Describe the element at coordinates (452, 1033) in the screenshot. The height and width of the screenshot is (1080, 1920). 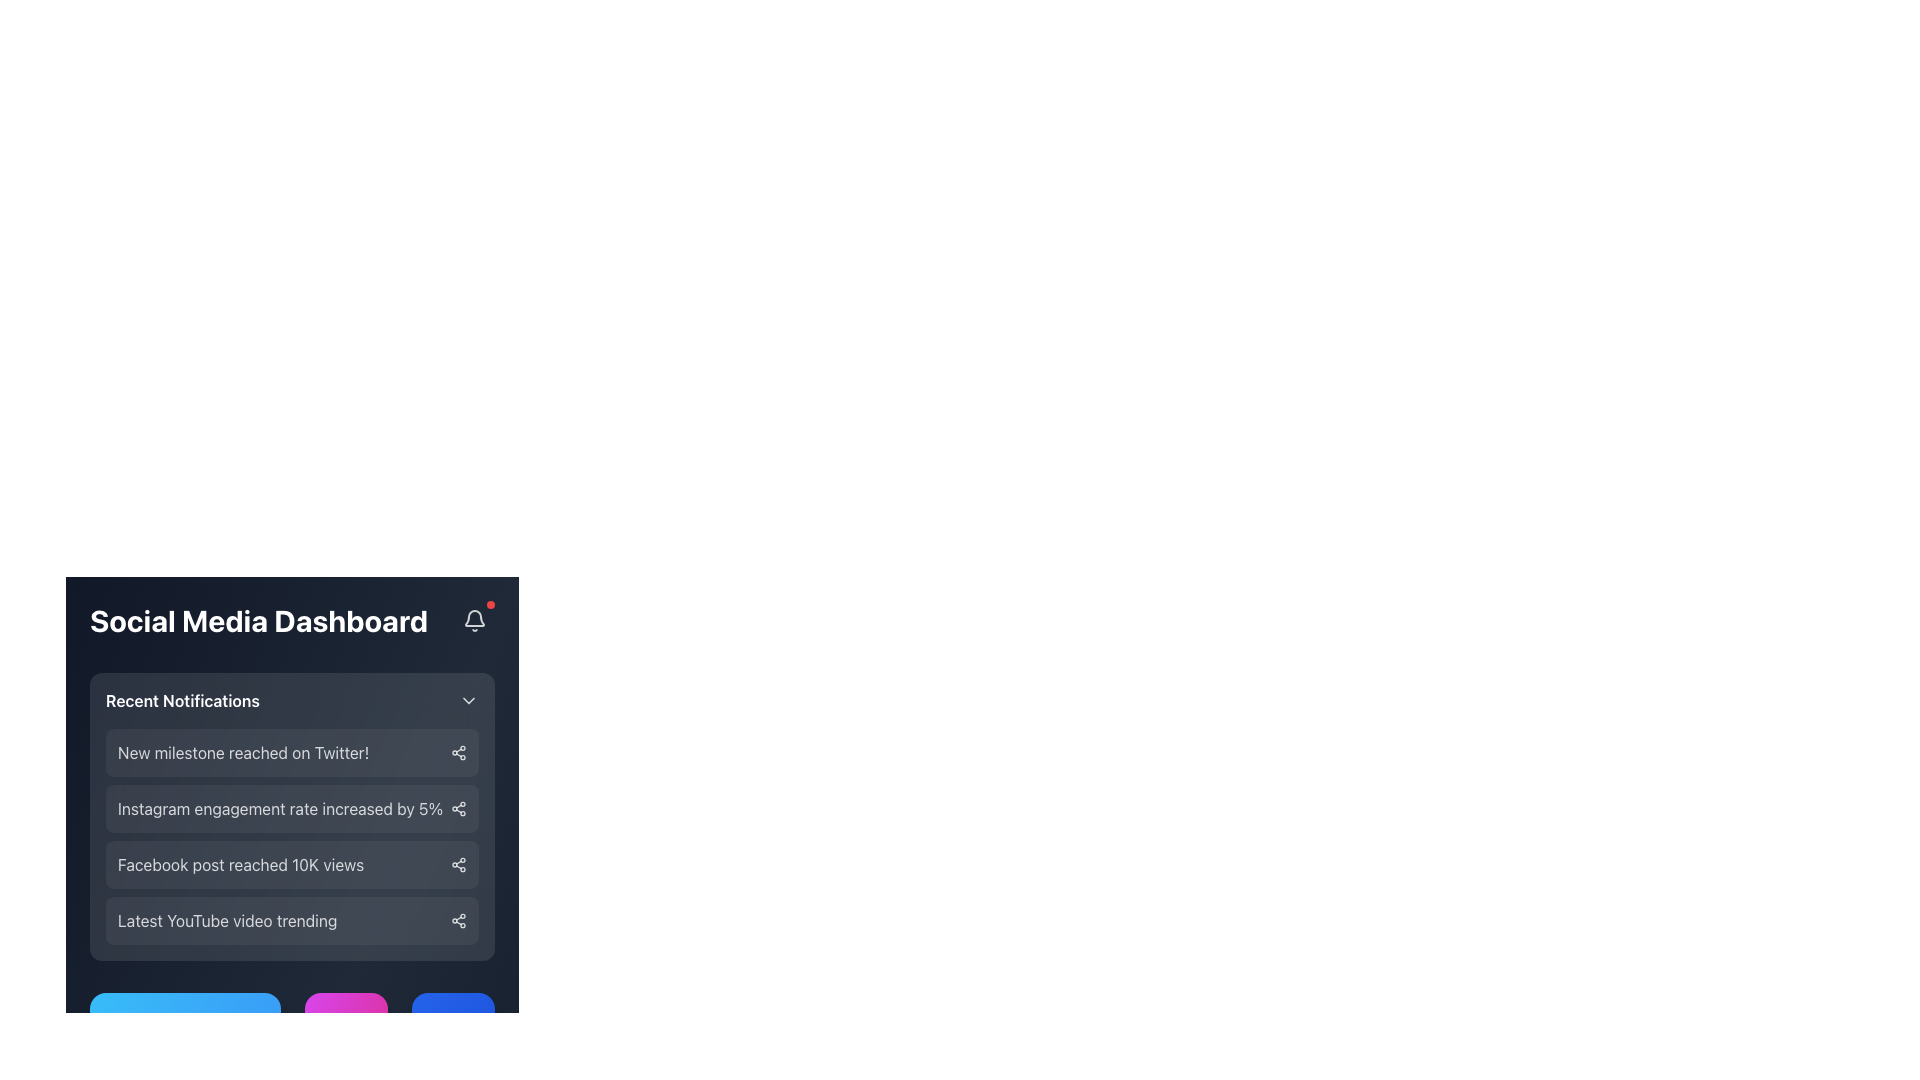
I see `the 'Facebook' text label, which is styled in bold with a white font` at that location.